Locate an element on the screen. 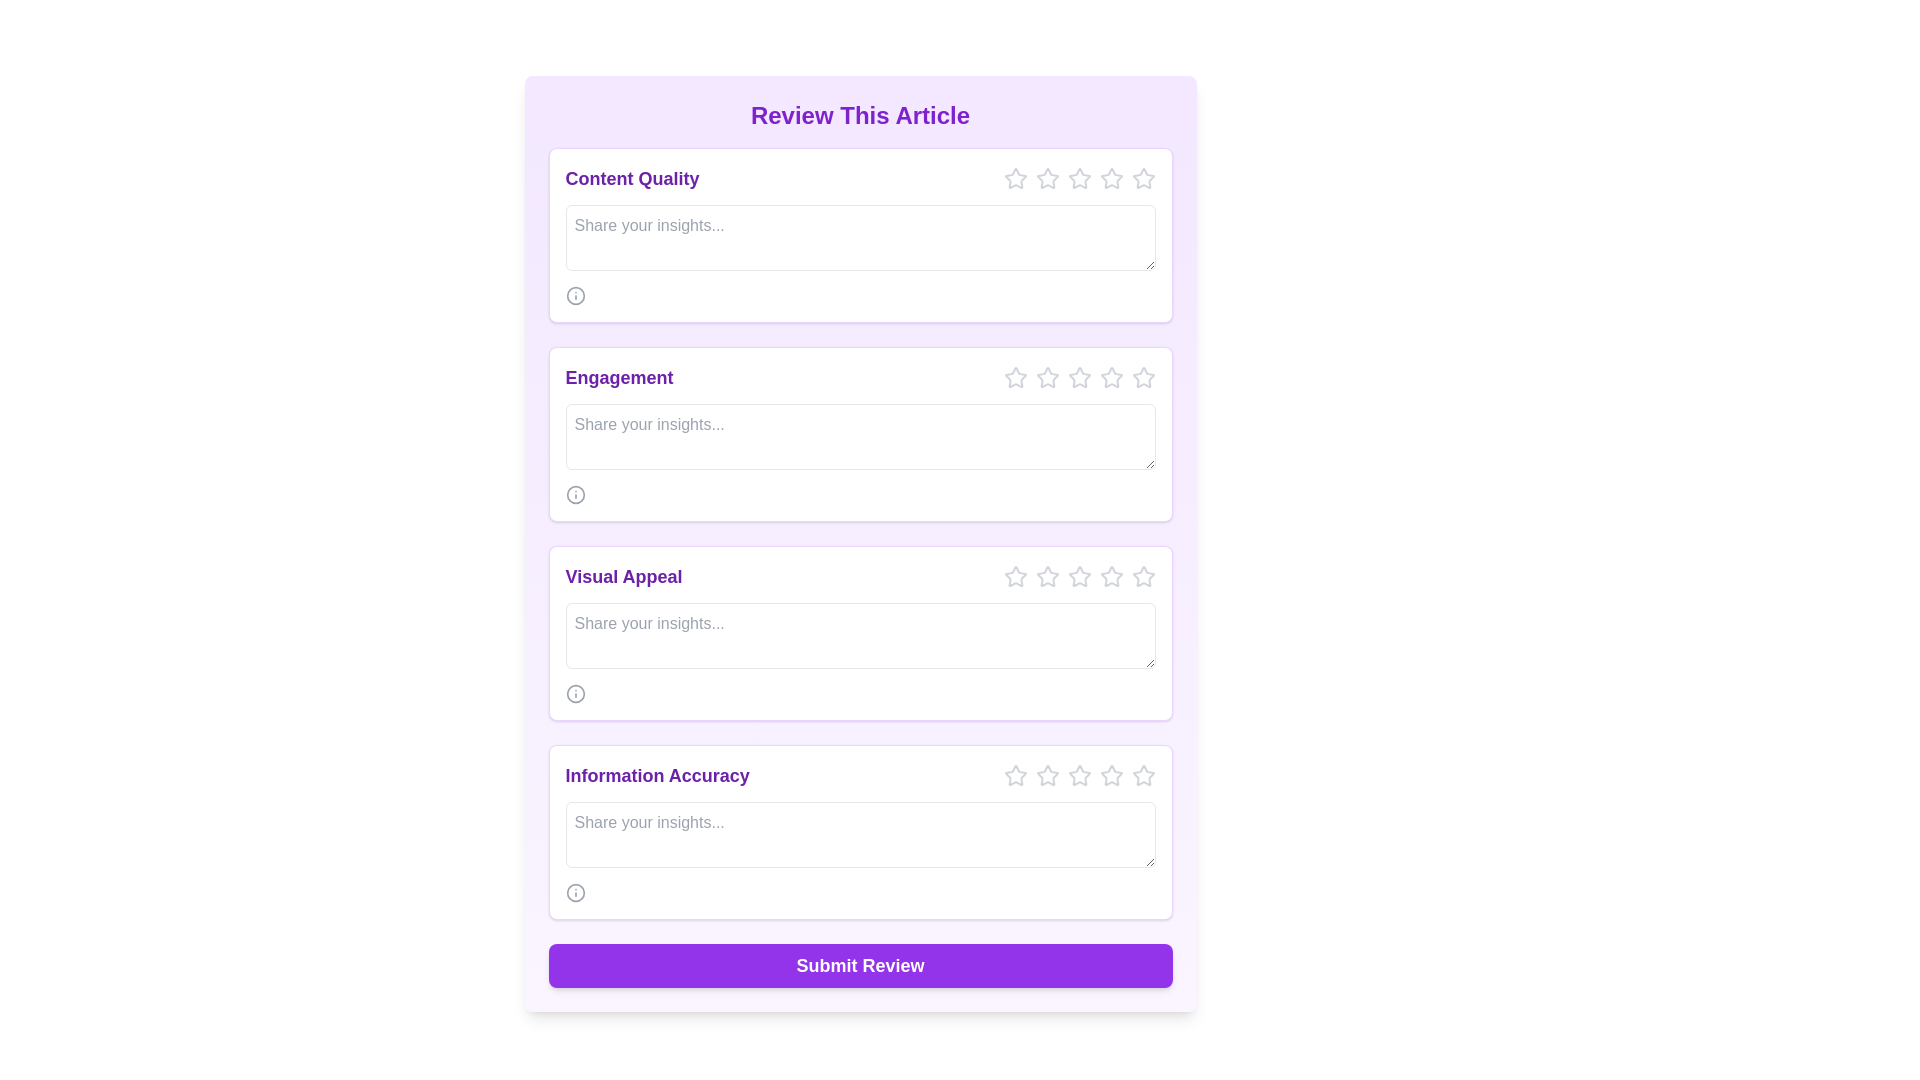  the 'Submit Review' button, which is a rectangular button with rounded corners, purple background, and white bold text, located at the bottom center of the 'Review This Article' section is located at coordinates (860, 964).